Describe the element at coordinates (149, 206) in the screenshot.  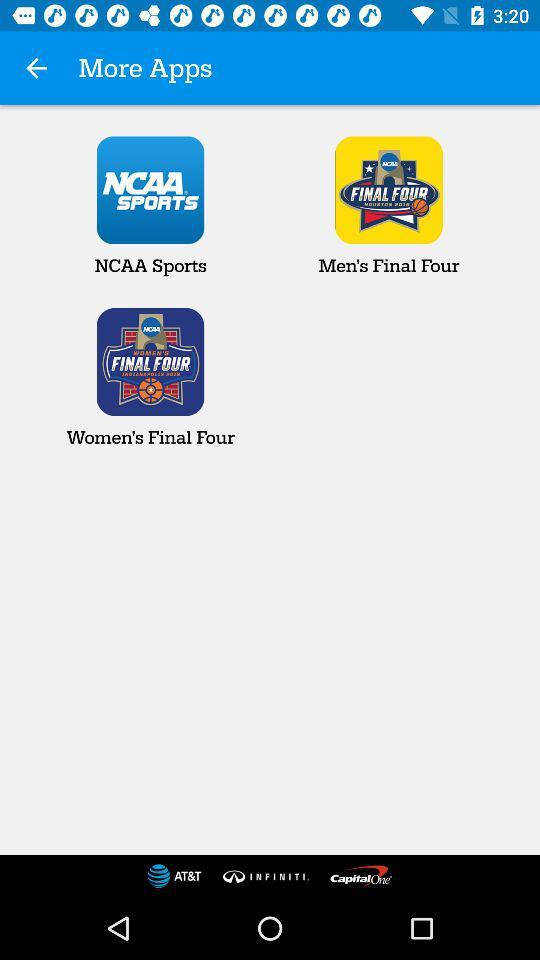
I see `the app below more apps` at that location.